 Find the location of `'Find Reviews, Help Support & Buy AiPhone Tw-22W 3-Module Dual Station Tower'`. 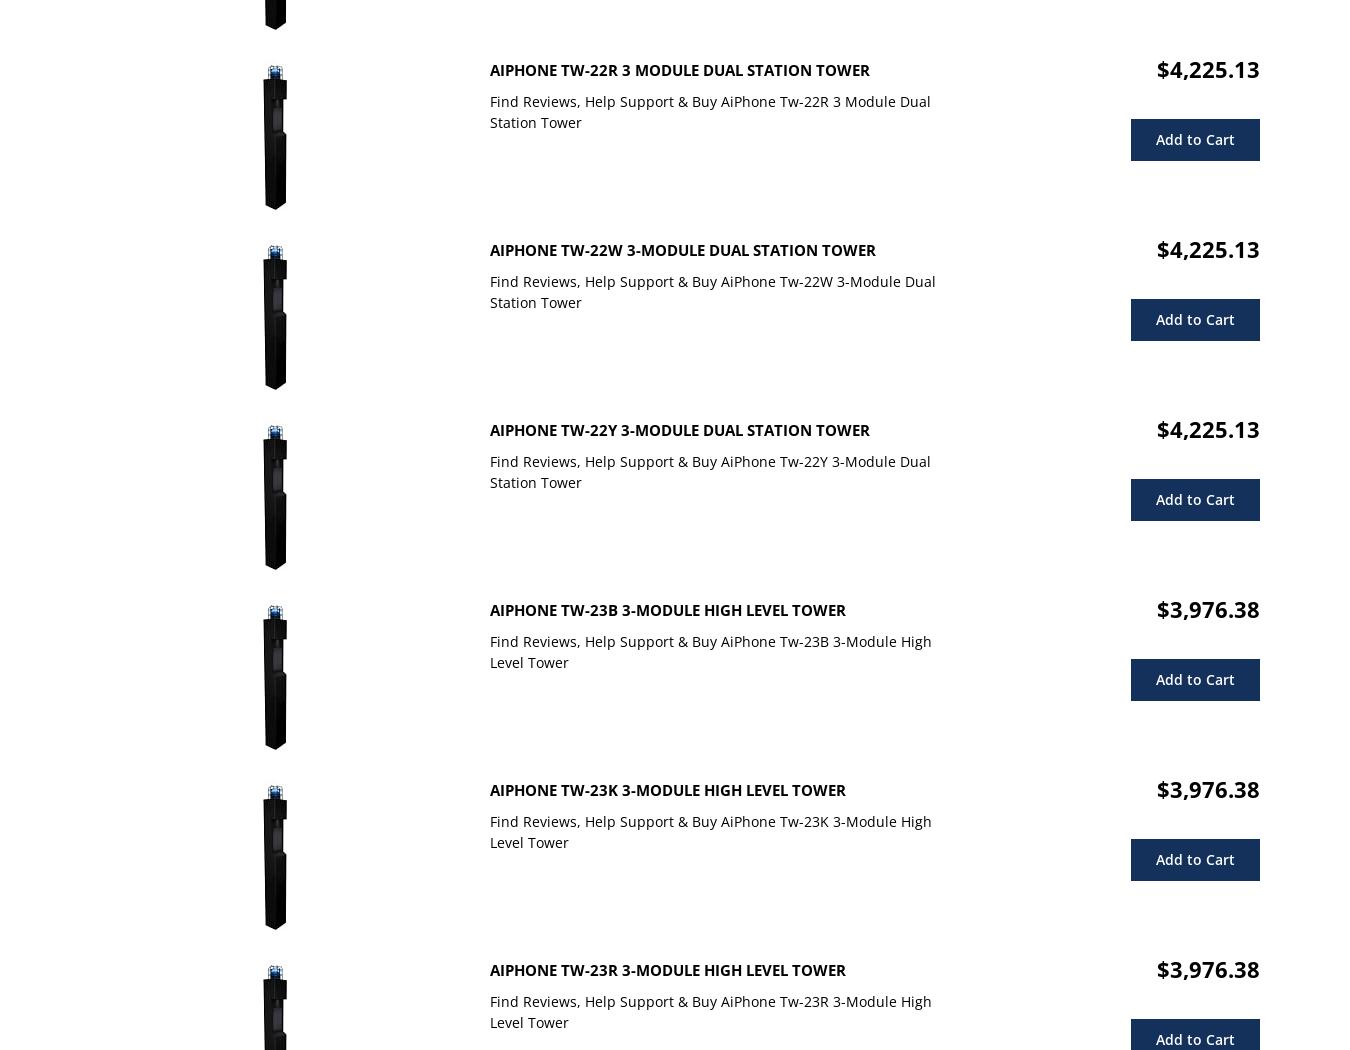

'Find Reviews, Help Support & Buy AiPhone Tw-22W 3-Module Dual Station Tower' is located at coordinates (711, 291).